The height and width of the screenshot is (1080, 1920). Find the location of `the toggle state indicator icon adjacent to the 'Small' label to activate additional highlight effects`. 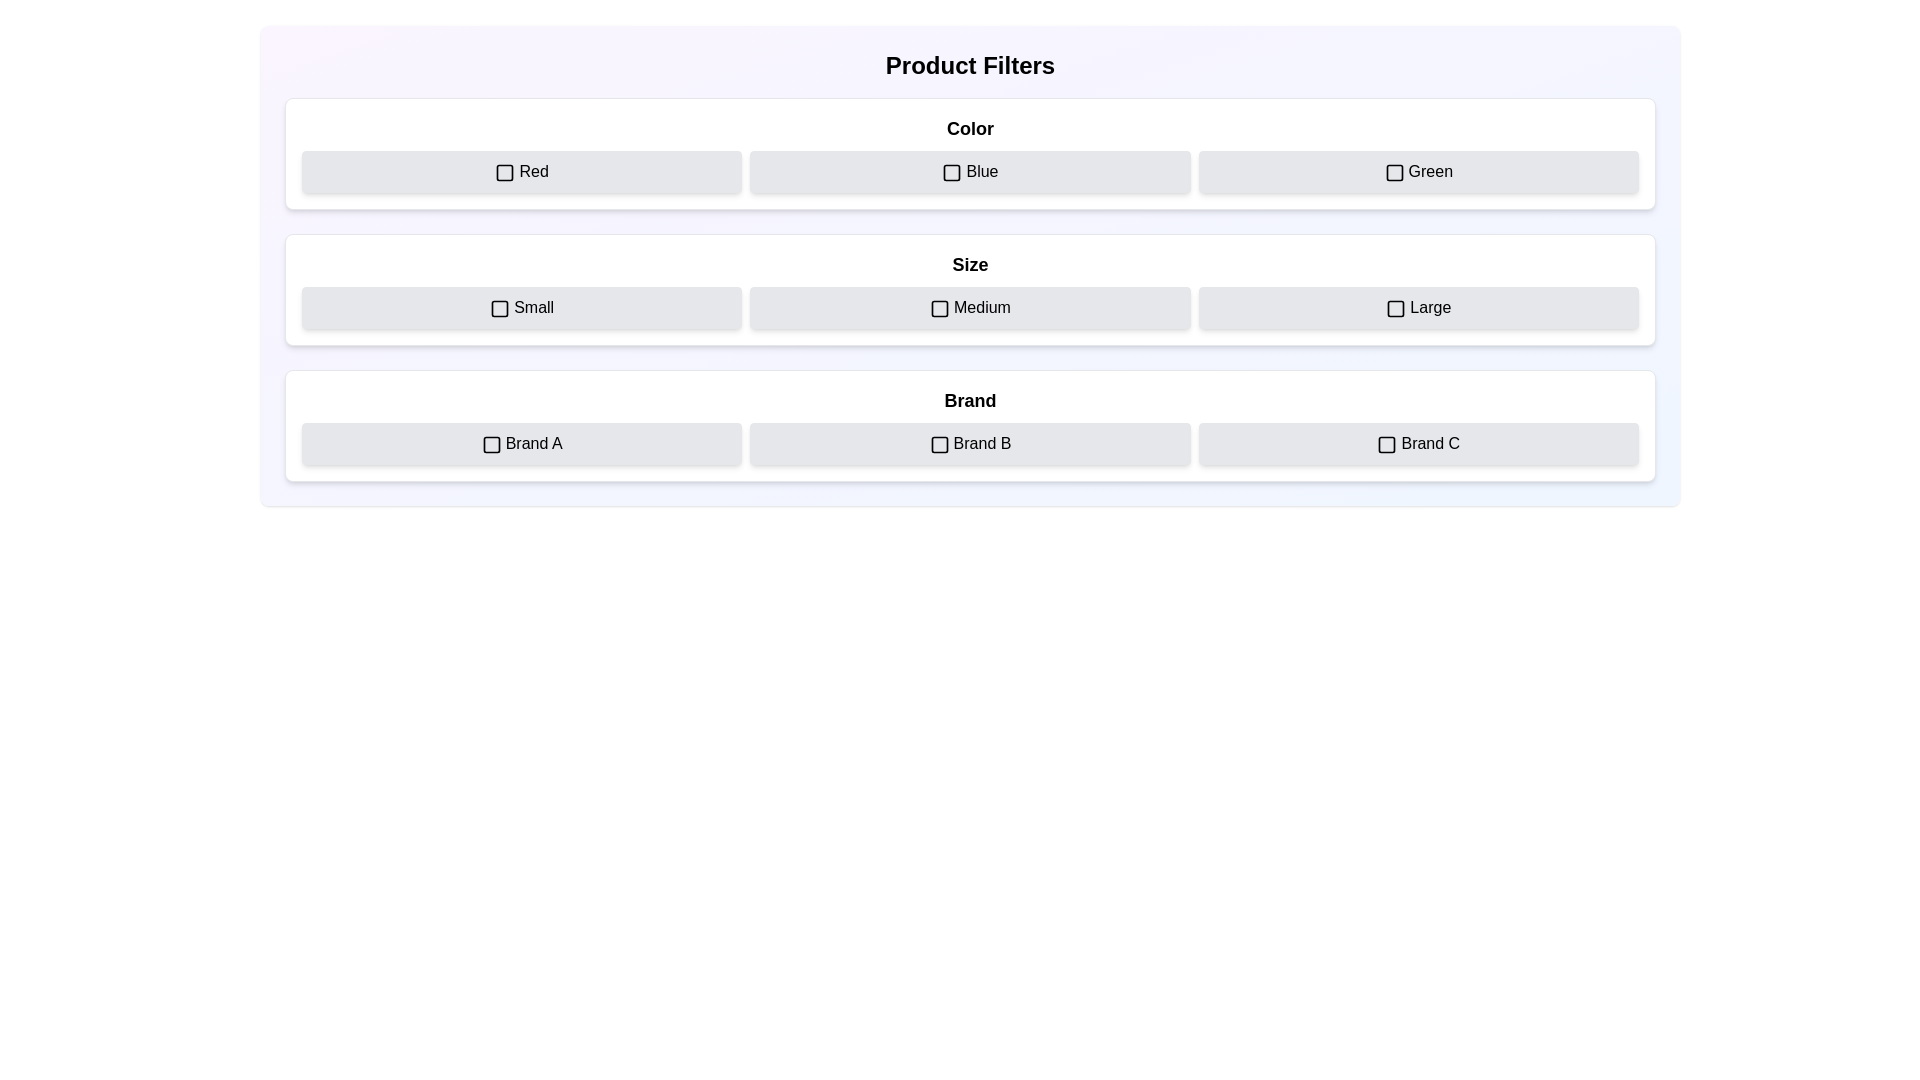

the toggle state indicator icon adjacent to the 'Small' label to activate additional highlight effects is located at coordinates (500, 308).